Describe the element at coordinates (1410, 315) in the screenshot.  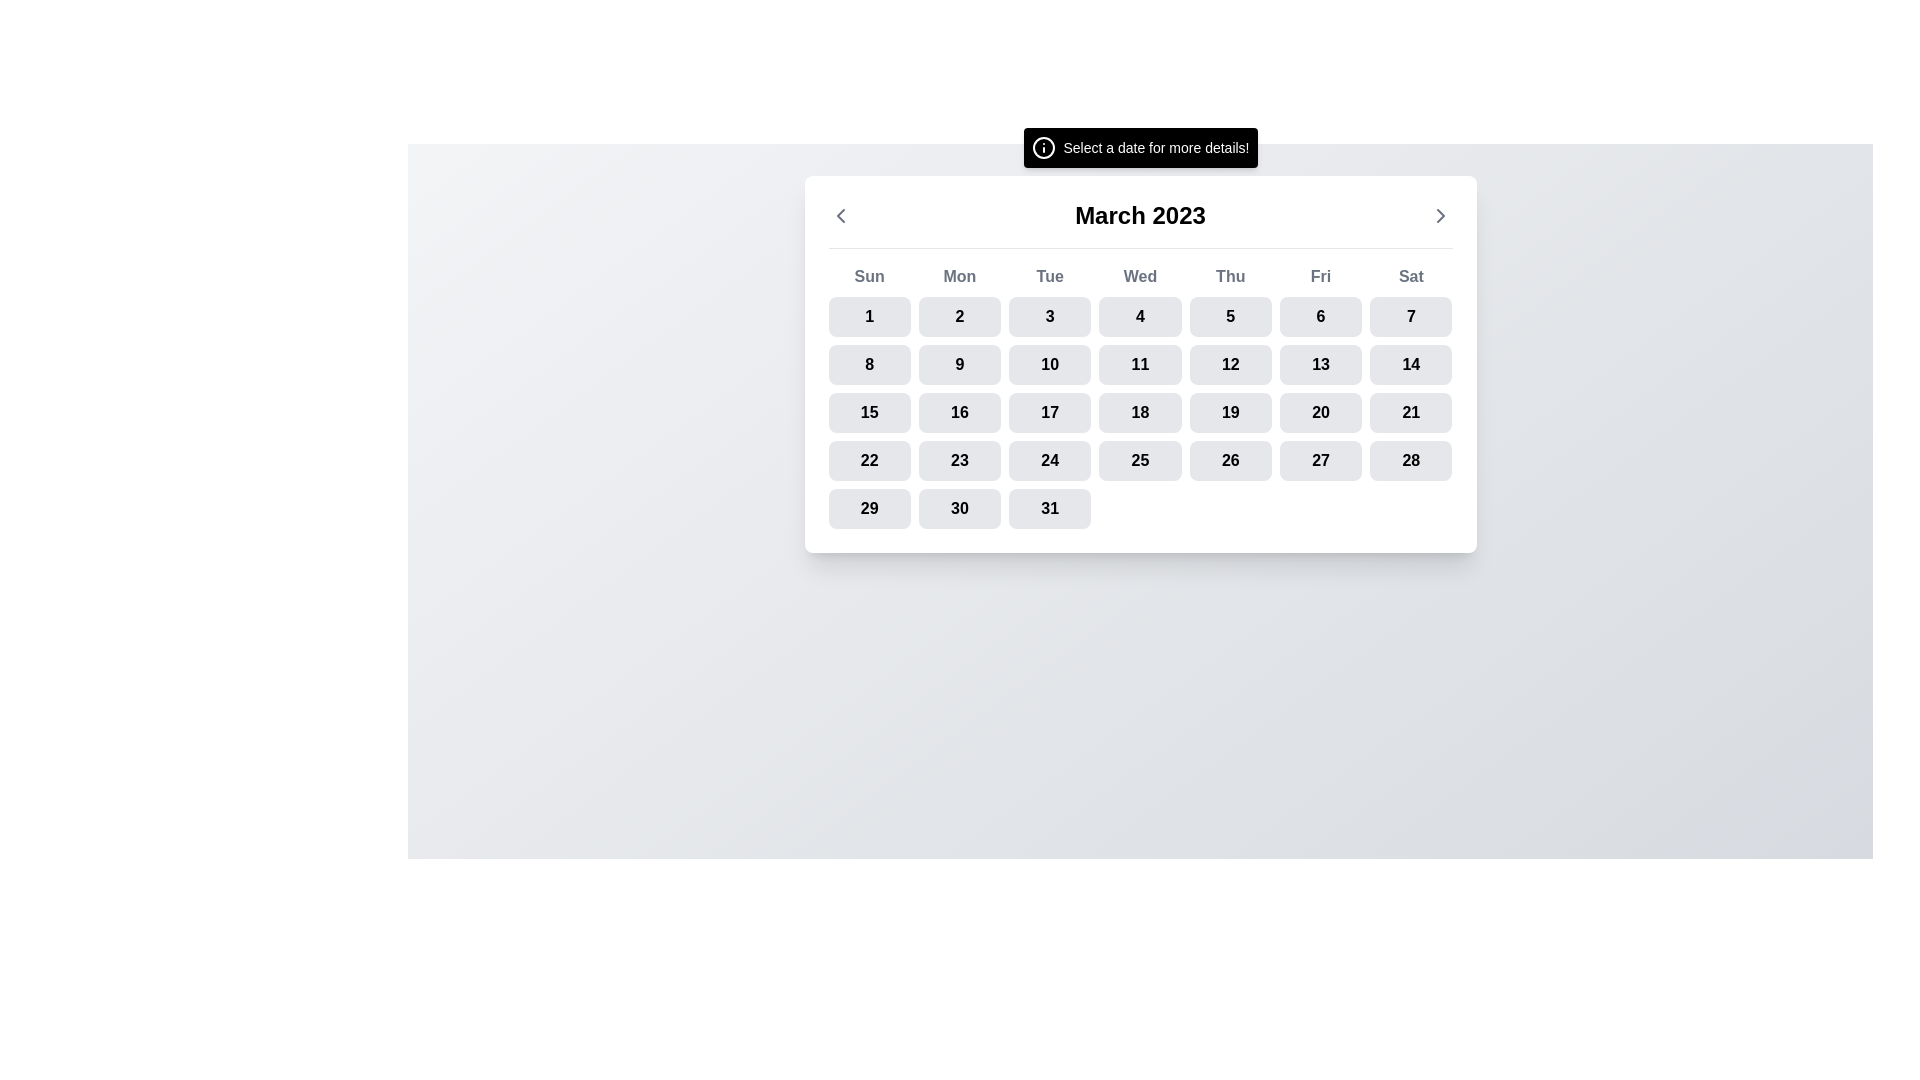
I see `the rounded rectangular button labeled '7' in the calendar interface` at that location.